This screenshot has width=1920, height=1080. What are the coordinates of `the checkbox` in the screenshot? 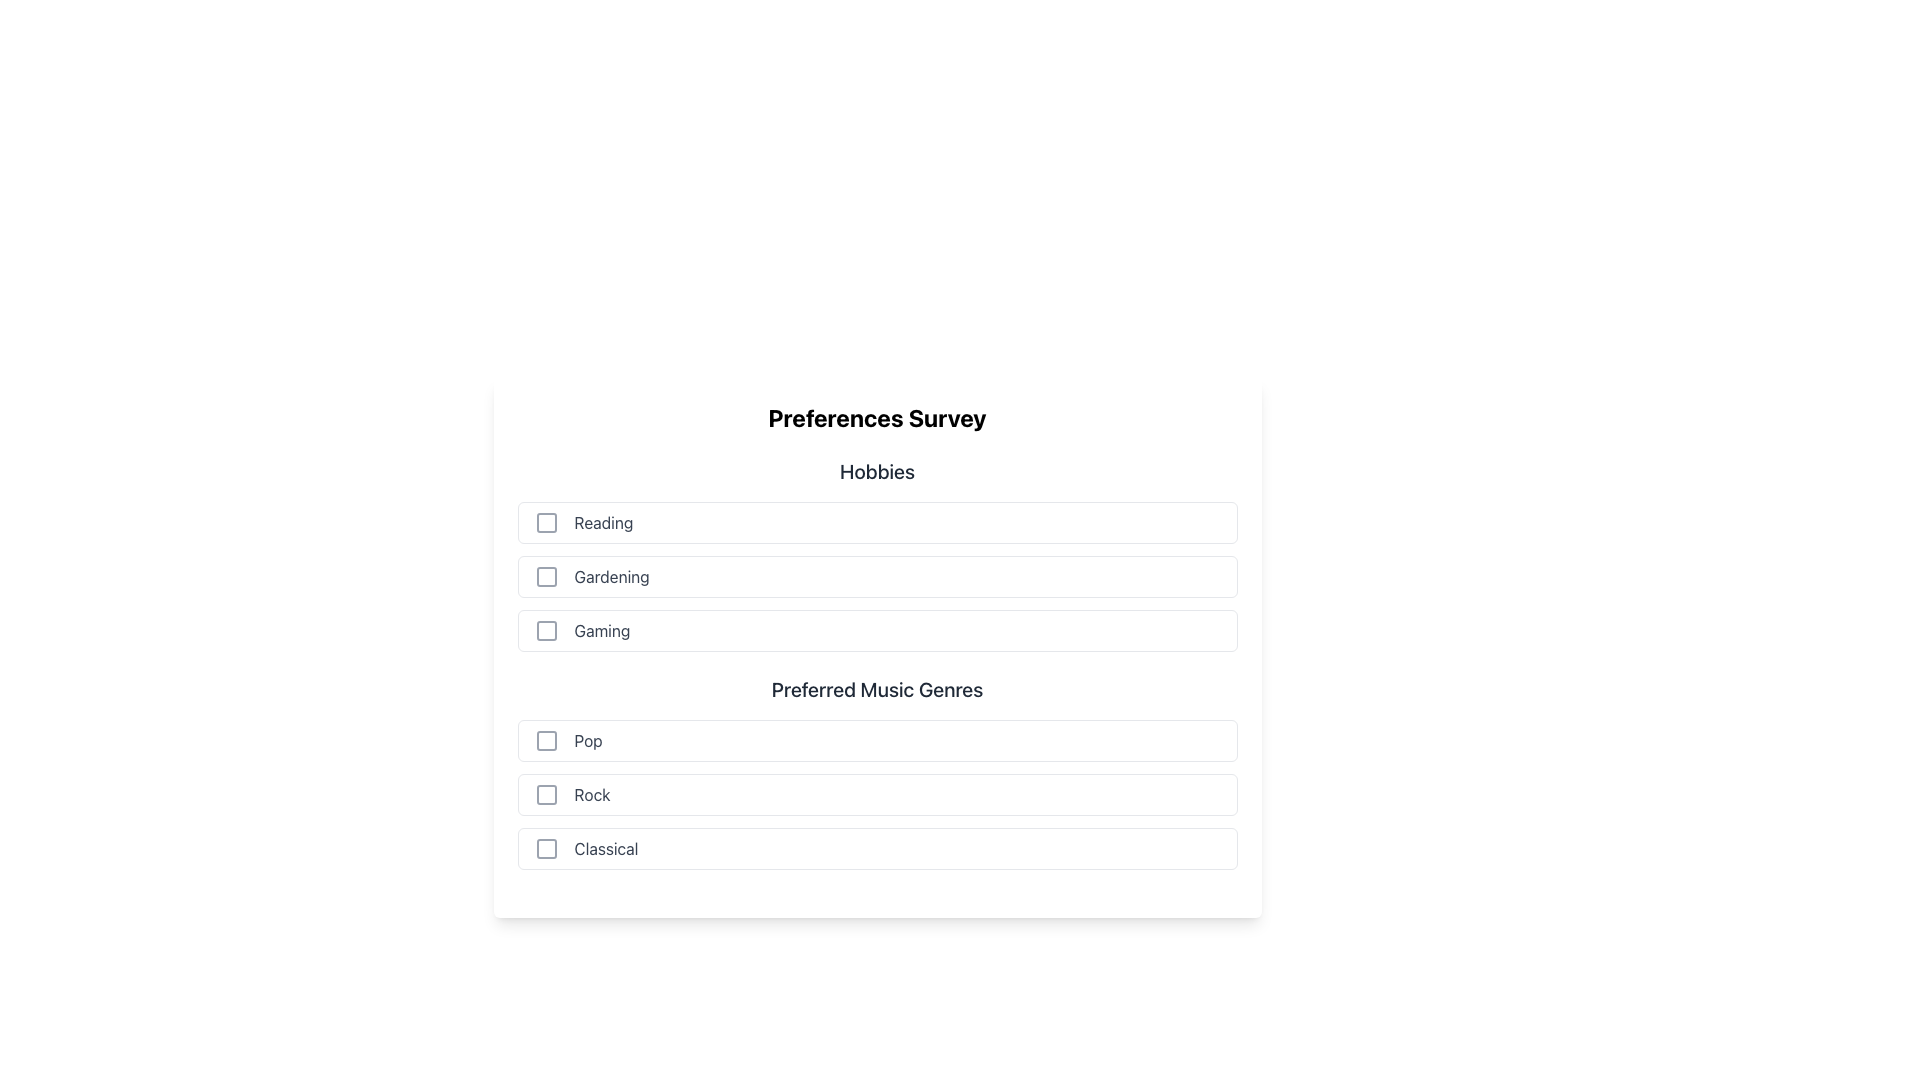 It's located at (877, 577).